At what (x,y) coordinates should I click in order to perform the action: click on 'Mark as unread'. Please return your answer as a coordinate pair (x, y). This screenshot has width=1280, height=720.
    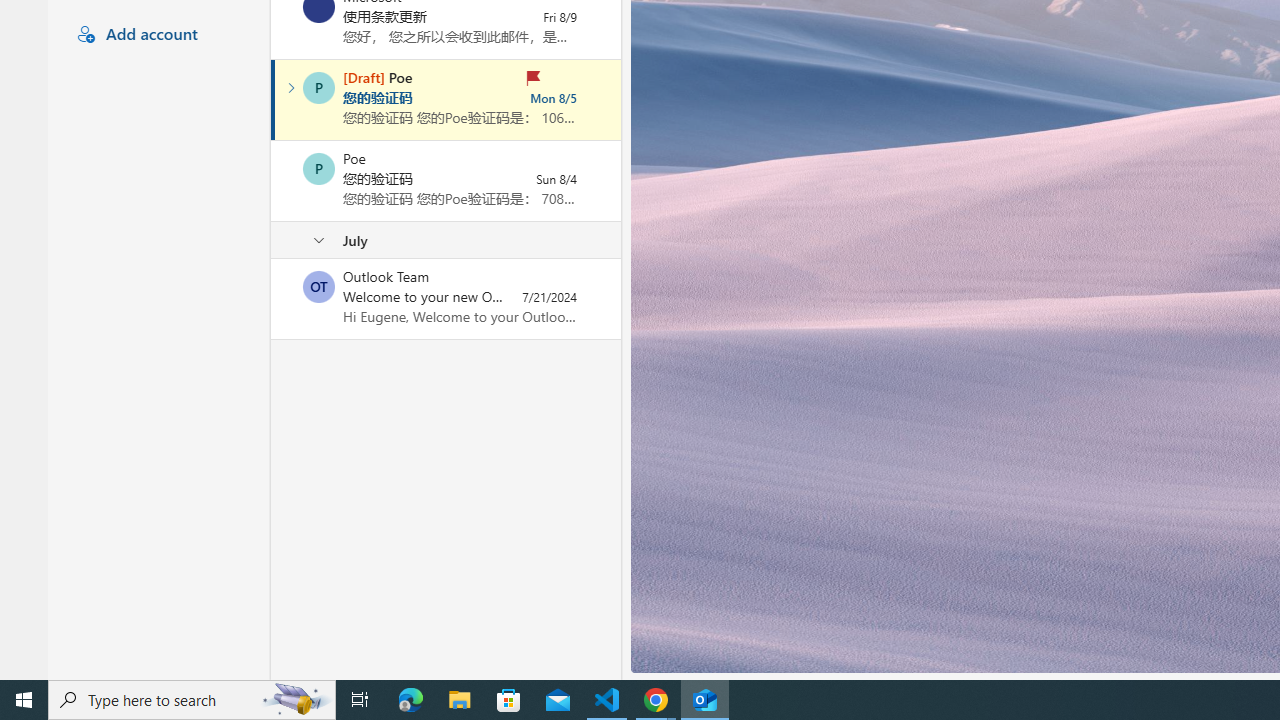
    Looking at the image, I should click on (272, 299).